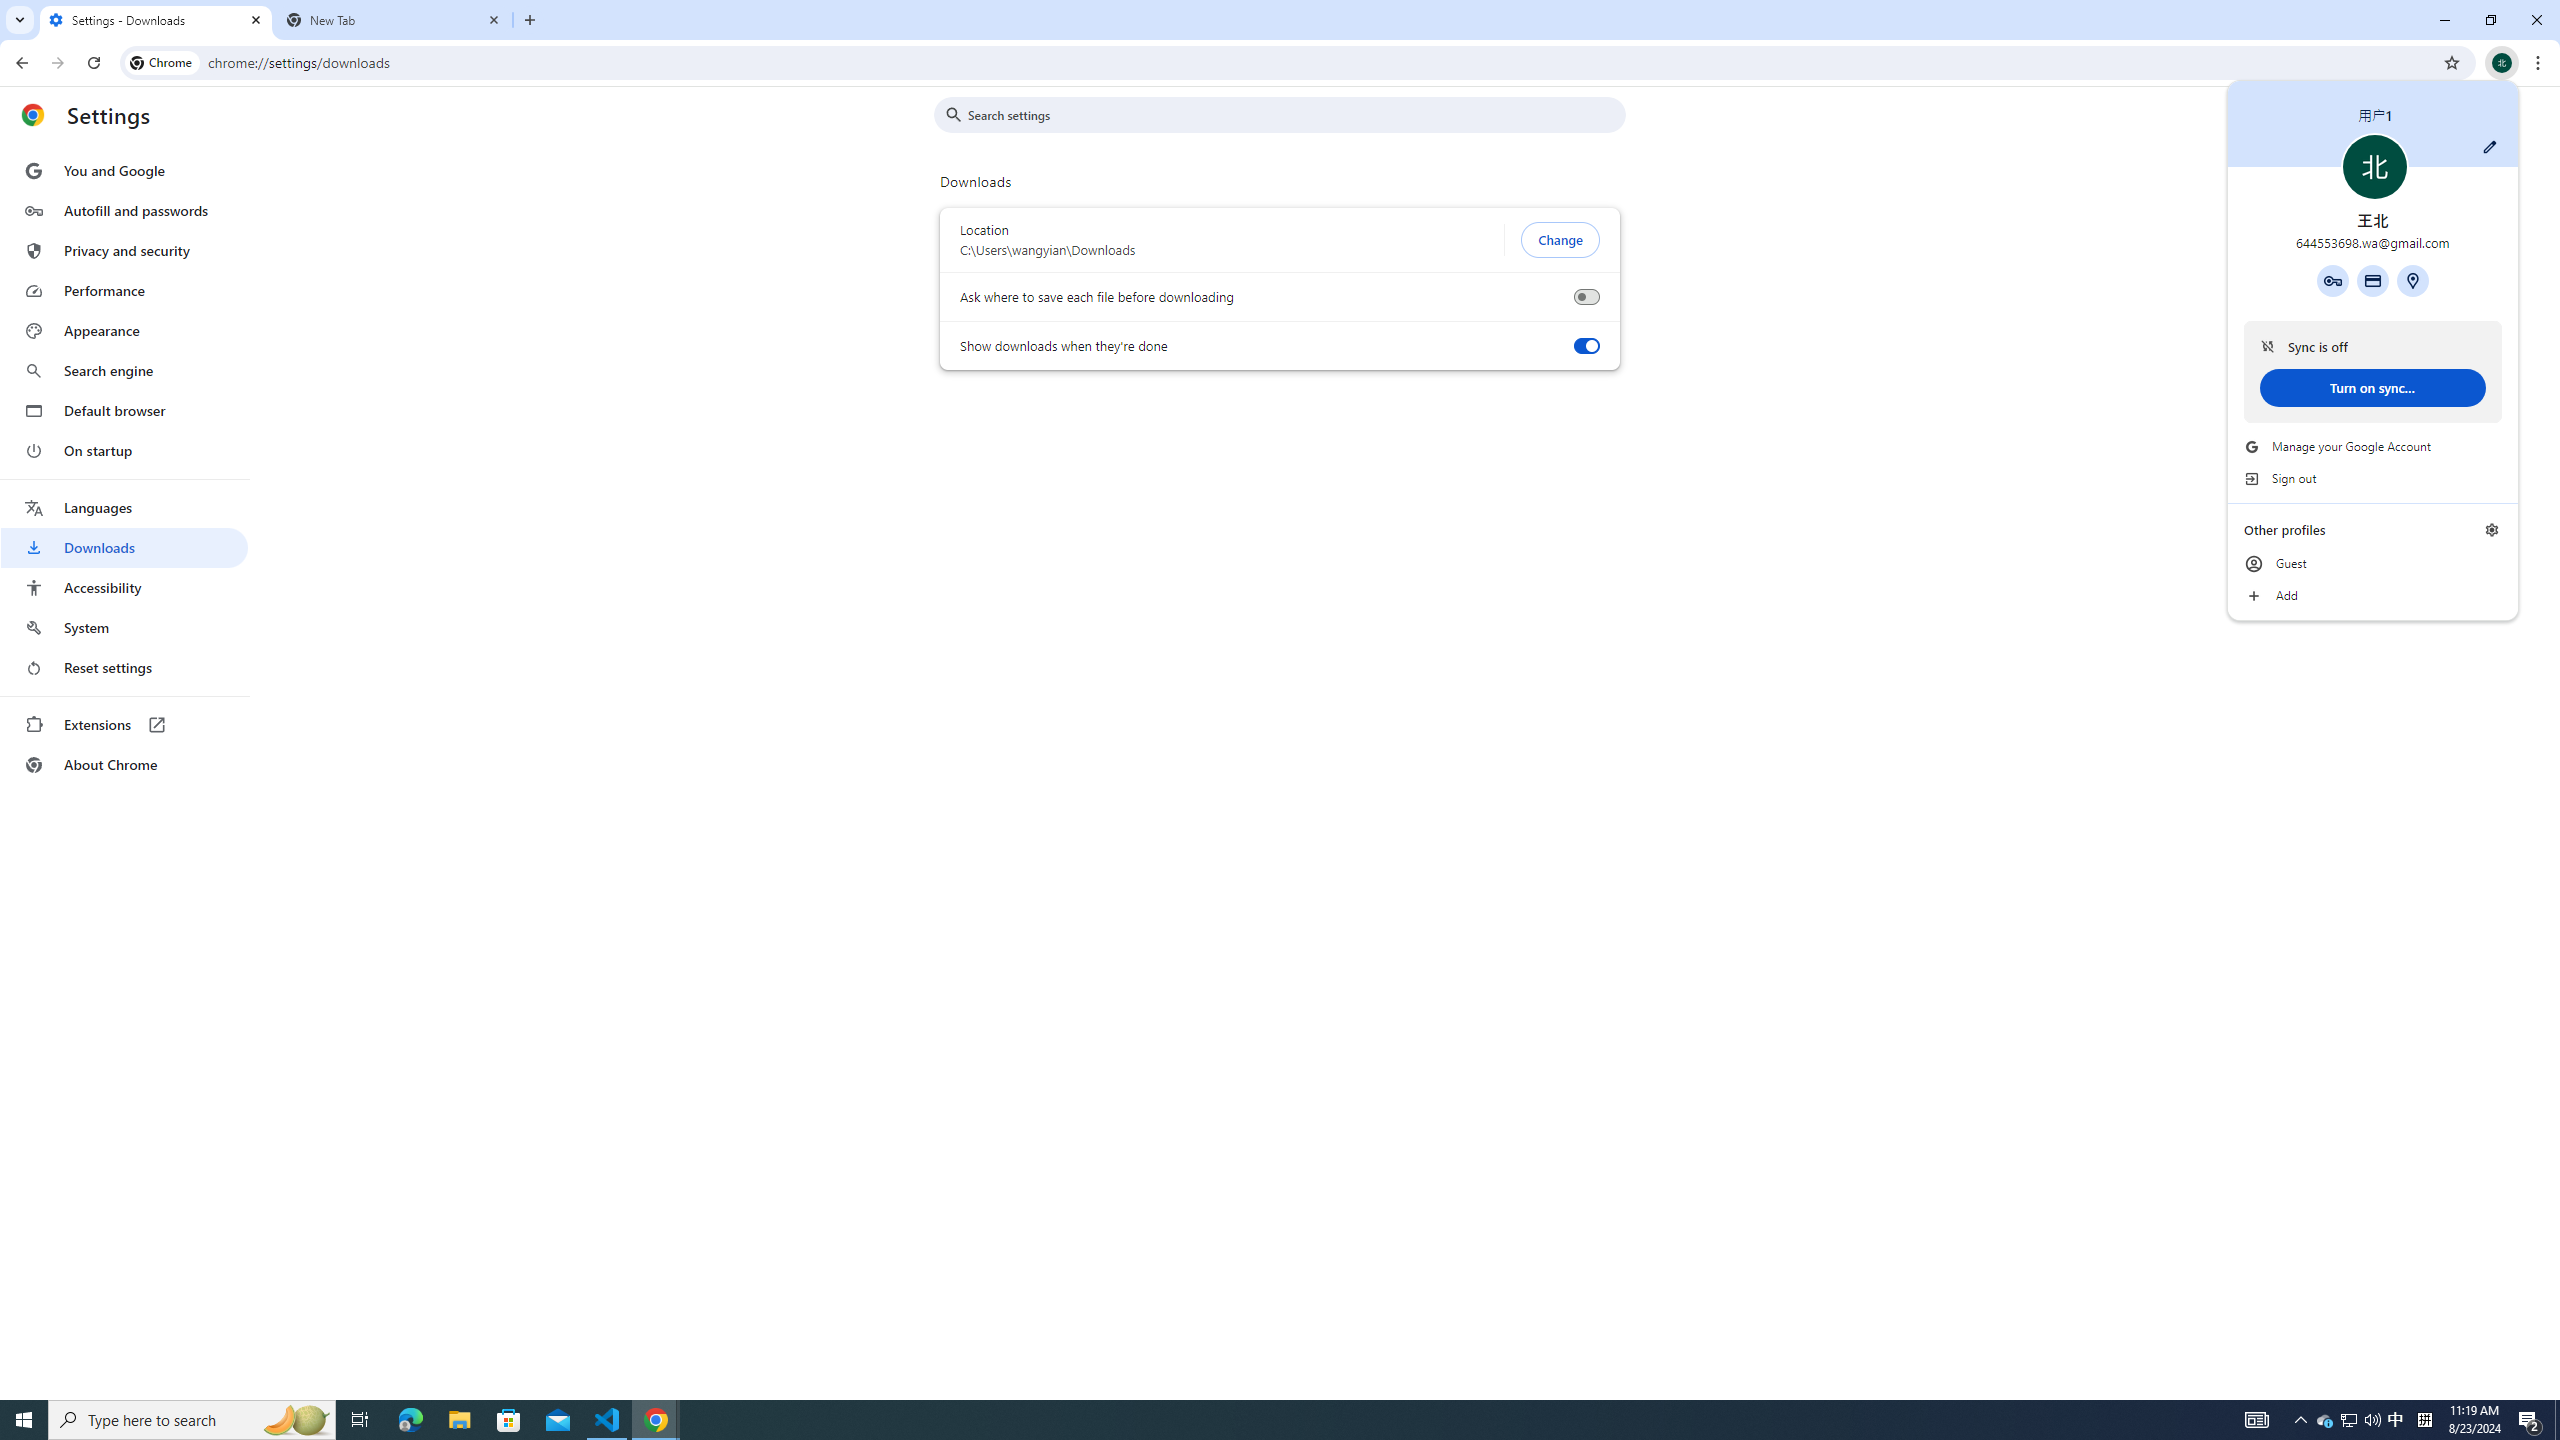 The width and height of the screenshot is (2560, 1440). I want to click on 'Bookmark this tab', so click(2450, 61).